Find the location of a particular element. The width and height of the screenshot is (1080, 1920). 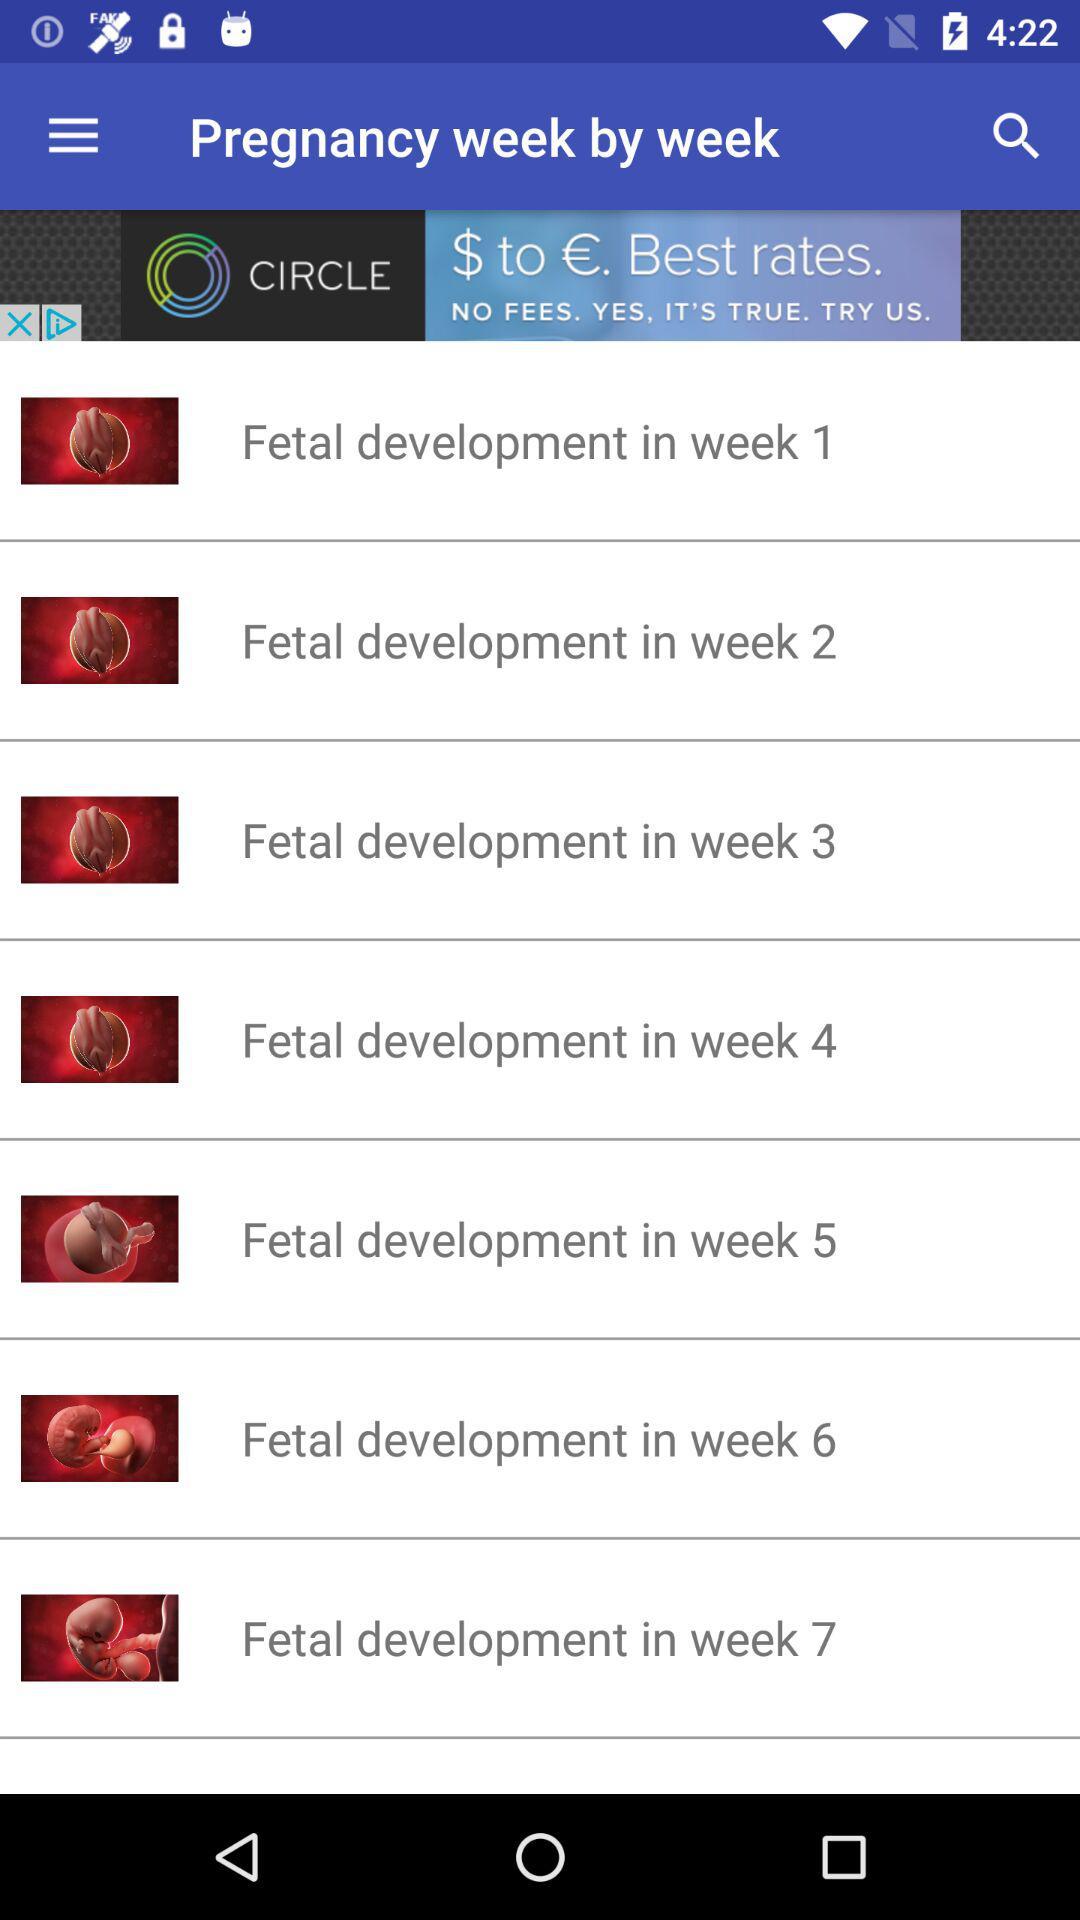

the image left to fetal development in week 2 is located at coordinates (100, 640).